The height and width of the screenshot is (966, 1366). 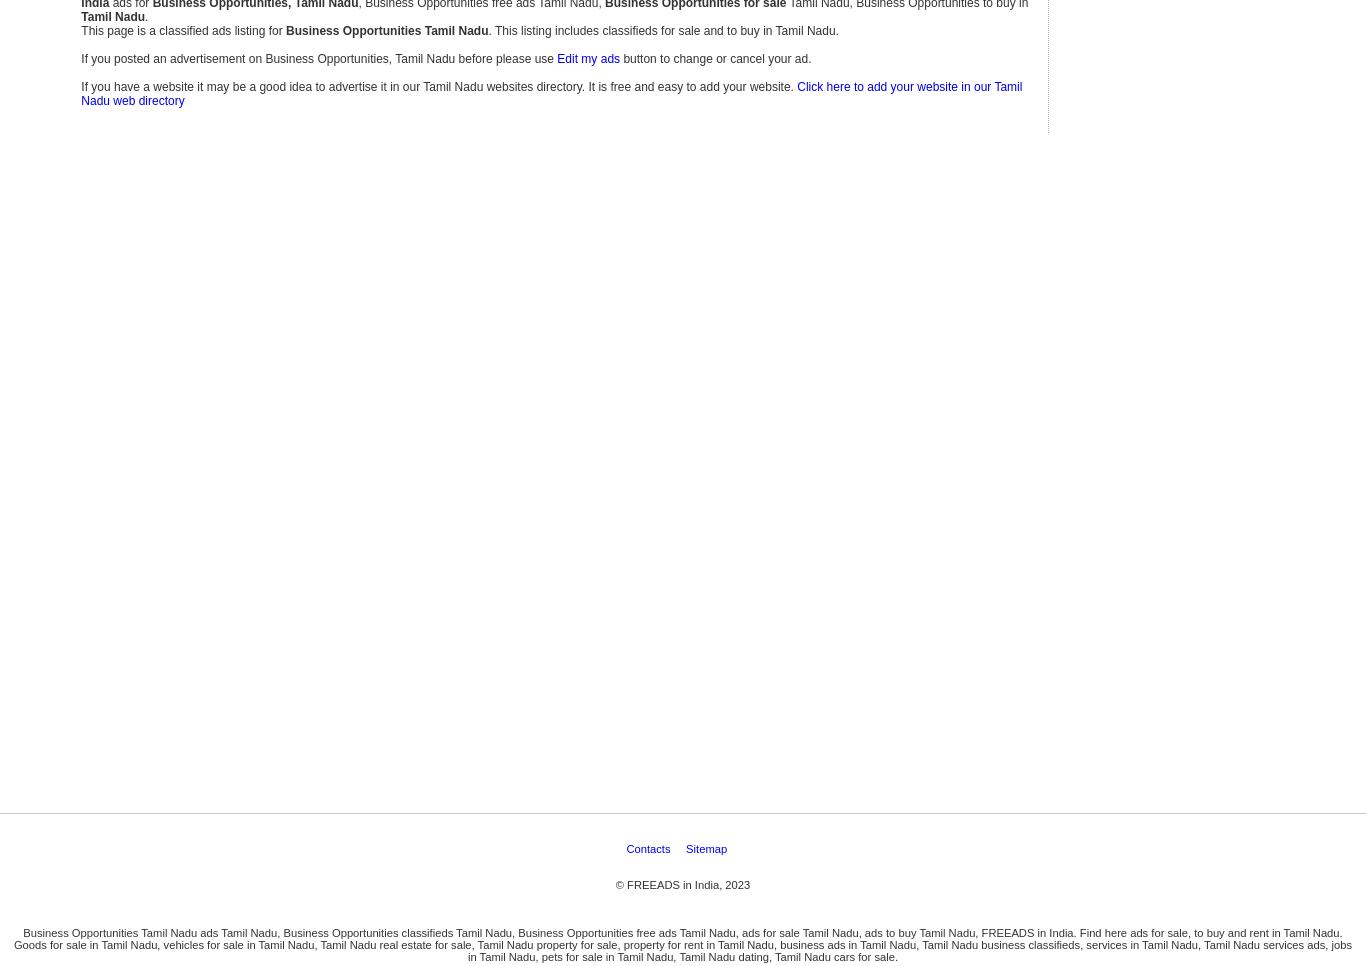 I want to click on 'Edit my ads', so click(x=587, y=59).